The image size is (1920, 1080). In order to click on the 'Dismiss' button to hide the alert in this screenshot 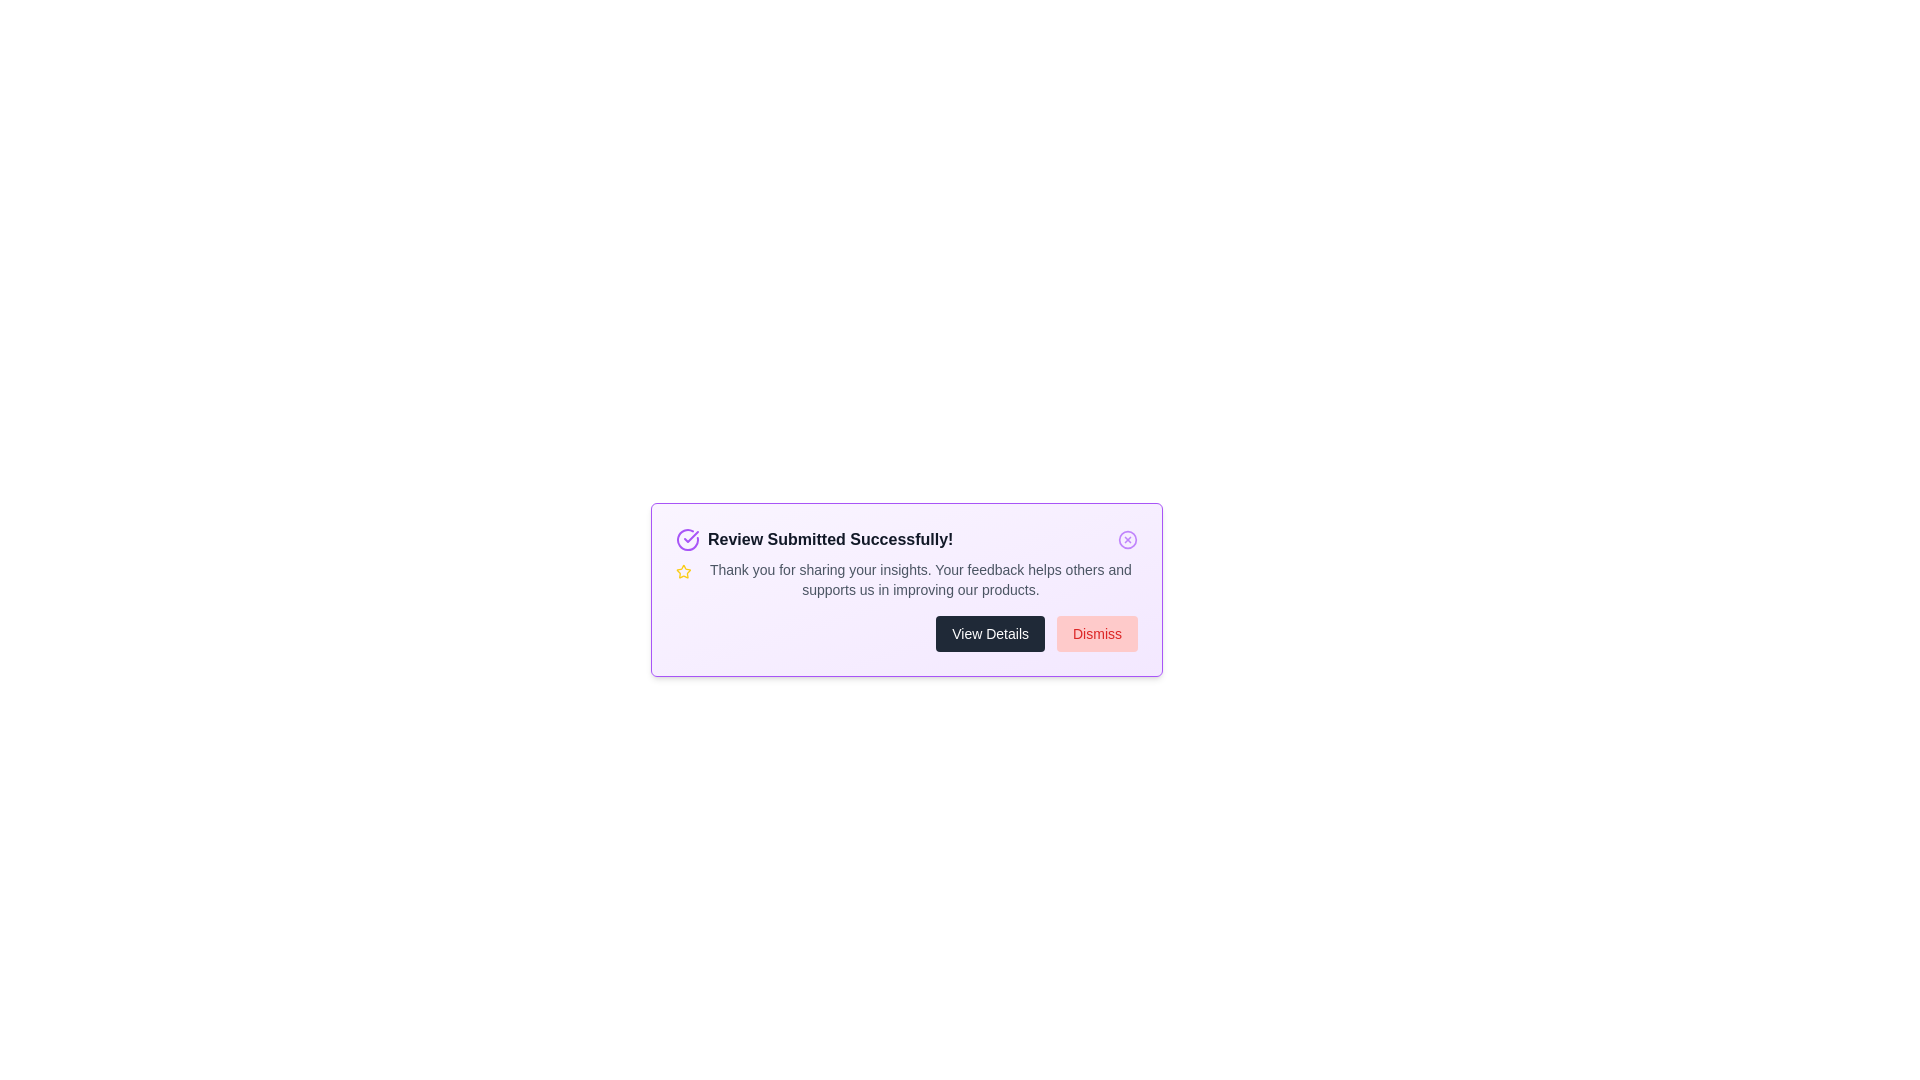, I will do `click(1096, 633)`.